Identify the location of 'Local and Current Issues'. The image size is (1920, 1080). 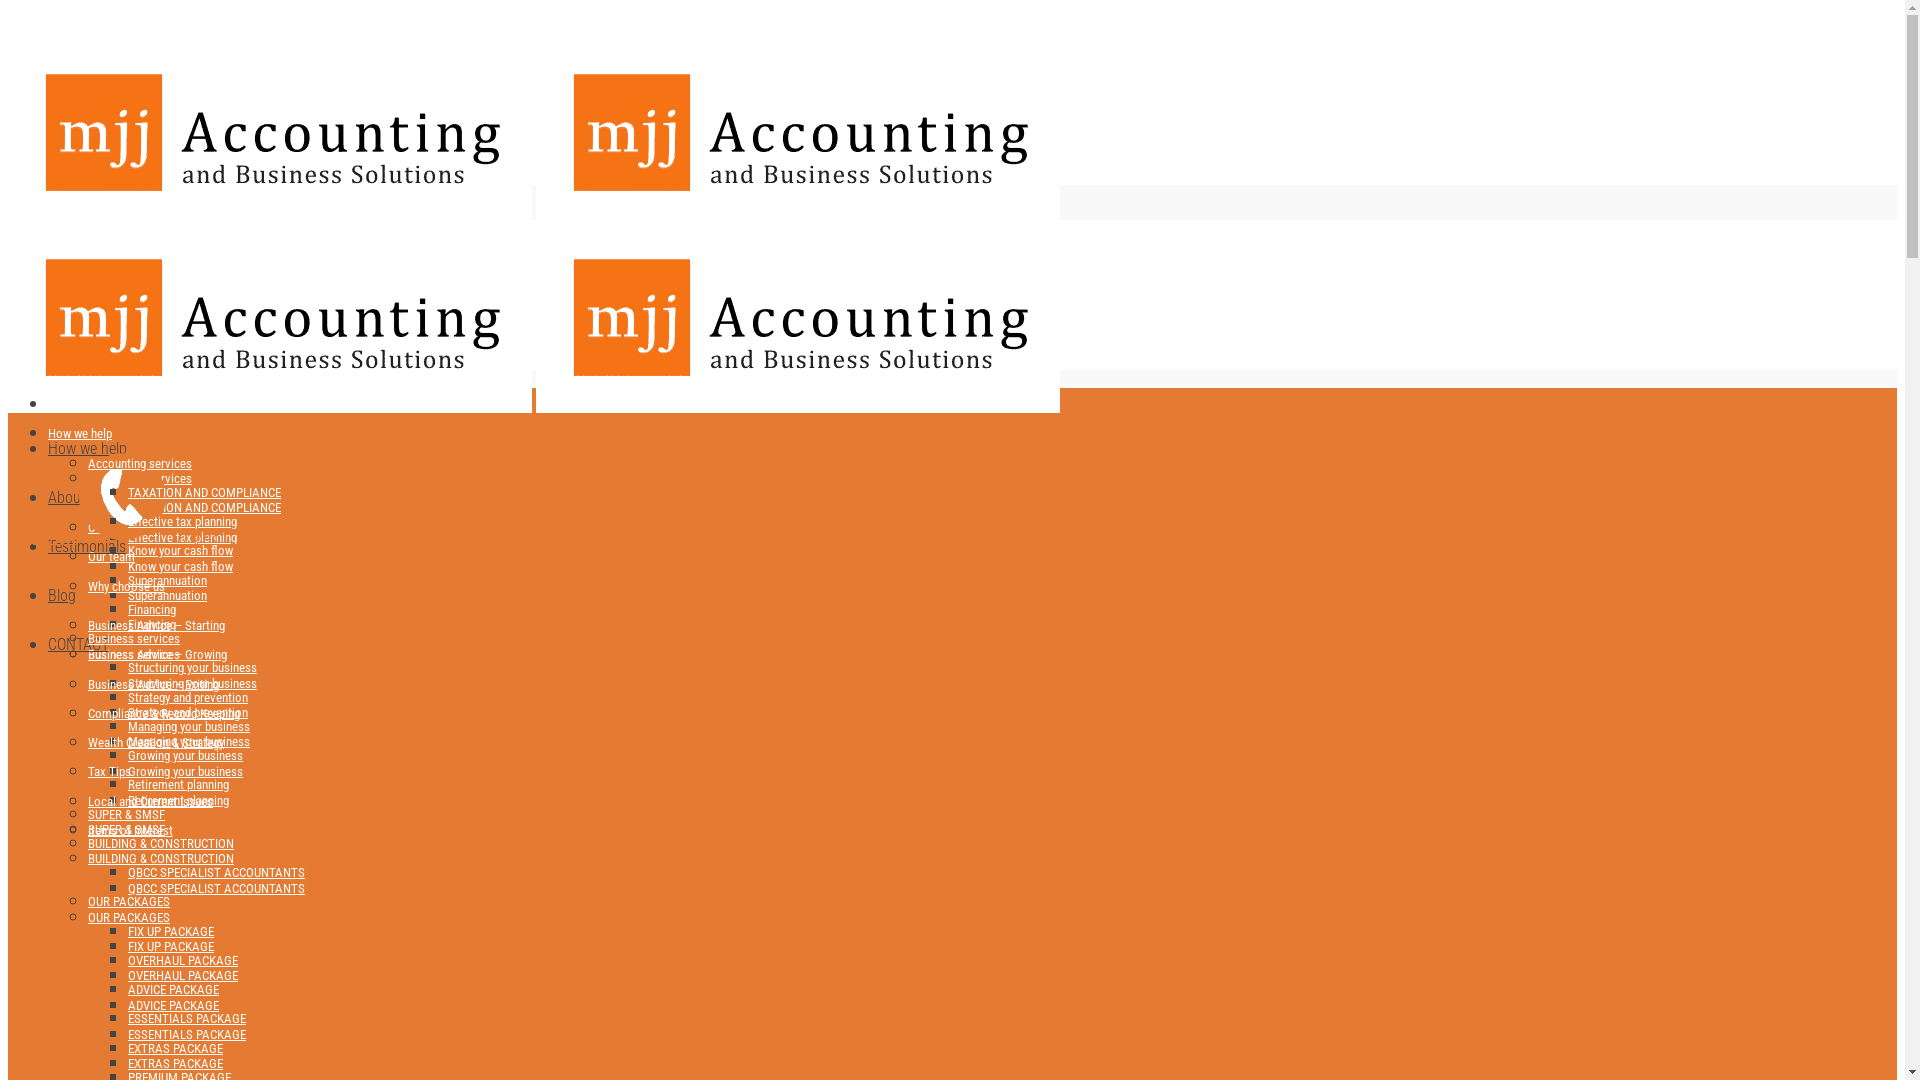
(149, 800).